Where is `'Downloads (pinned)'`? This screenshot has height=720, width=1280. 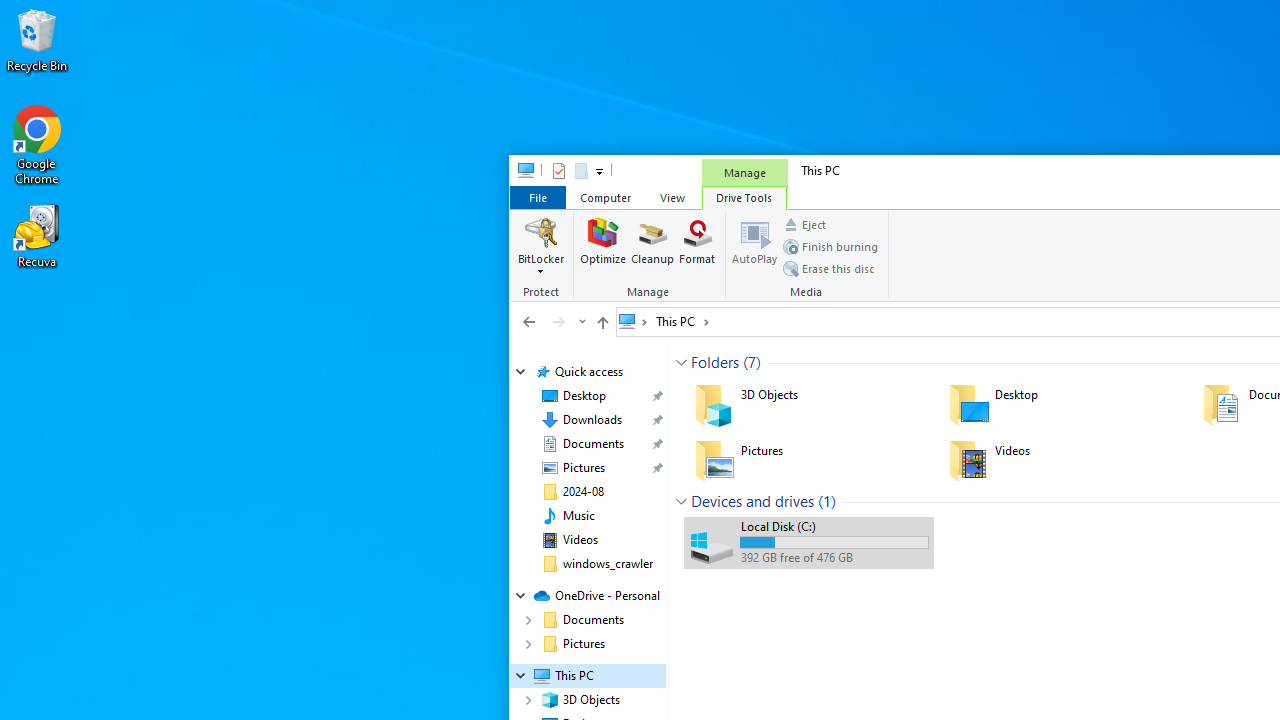 'Downloads (pinned)' is located at coordinates (591, 419).